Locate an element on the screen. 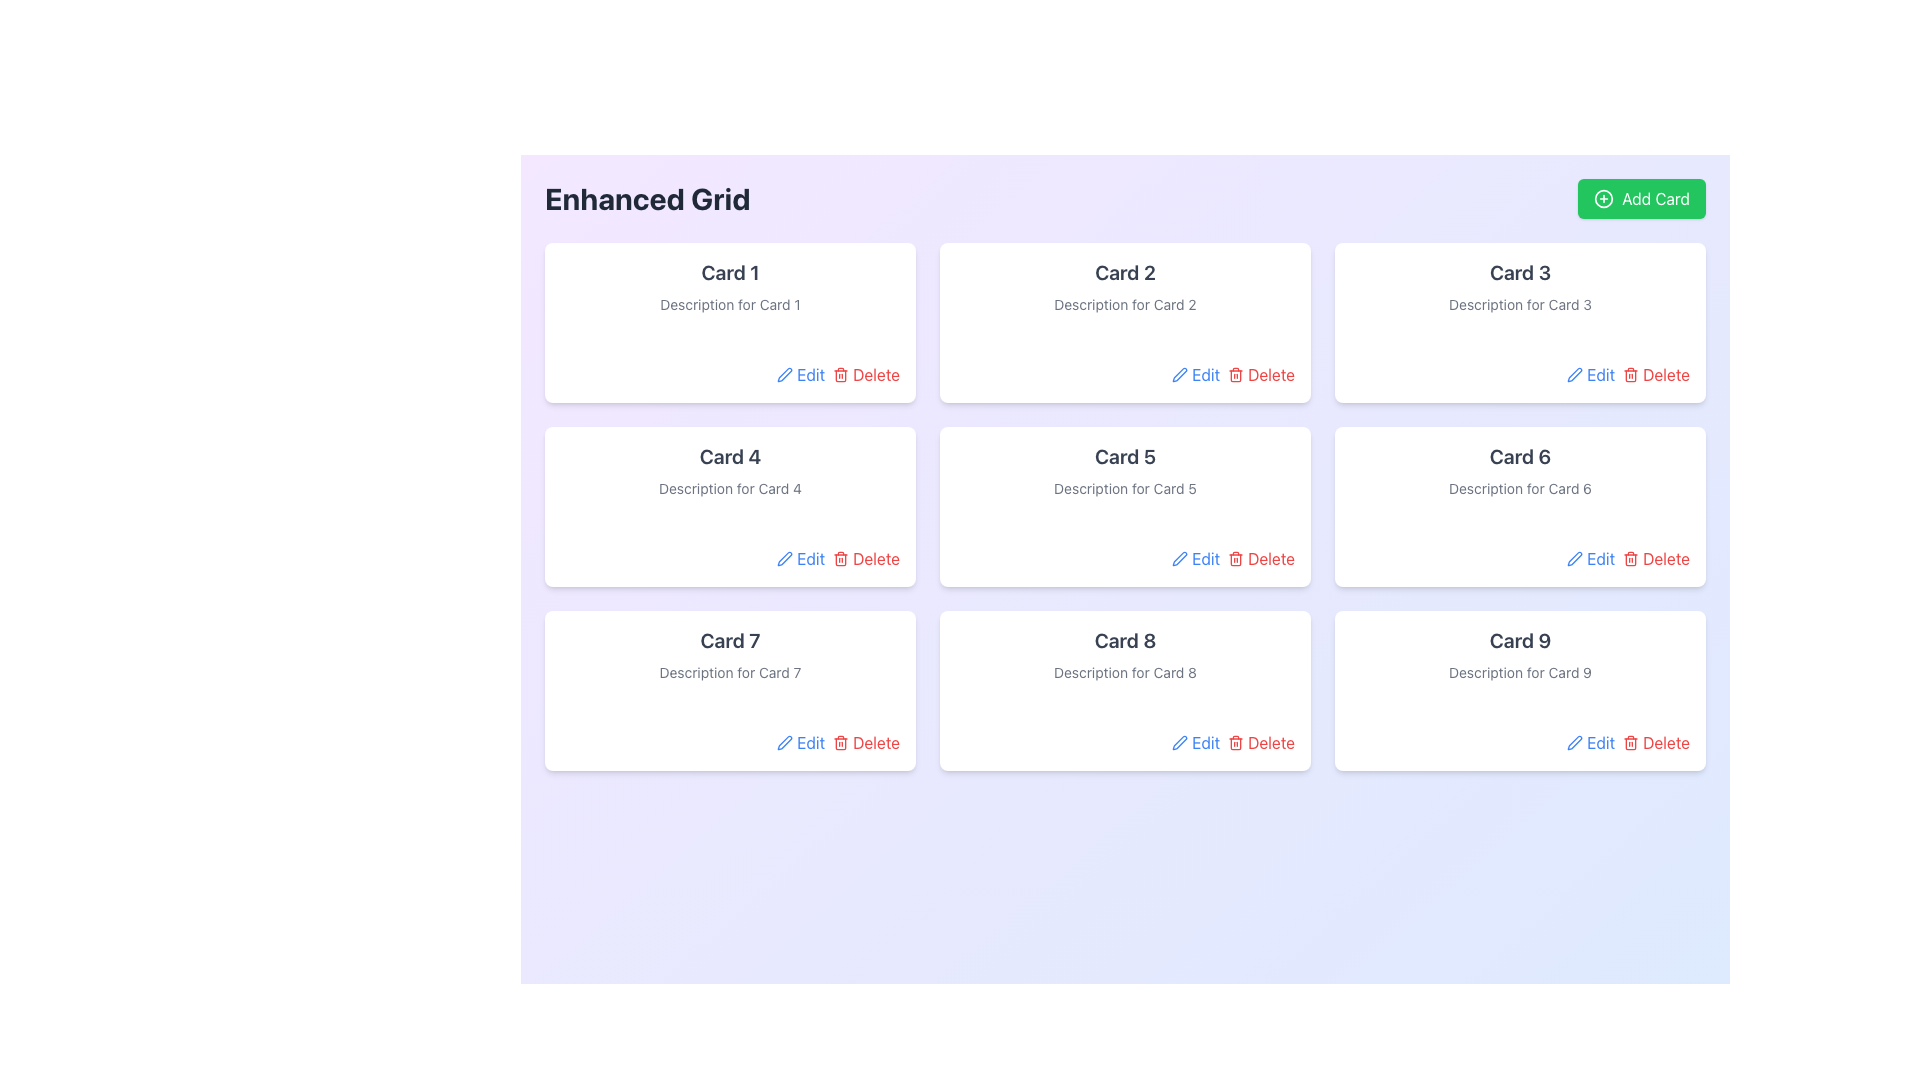 This screenshot has height=1080, width=1920. the 'Edit' button located in the bottom-right corner of 'Card 2' to initiate the editing operation is located at coordinates (1195, 374).